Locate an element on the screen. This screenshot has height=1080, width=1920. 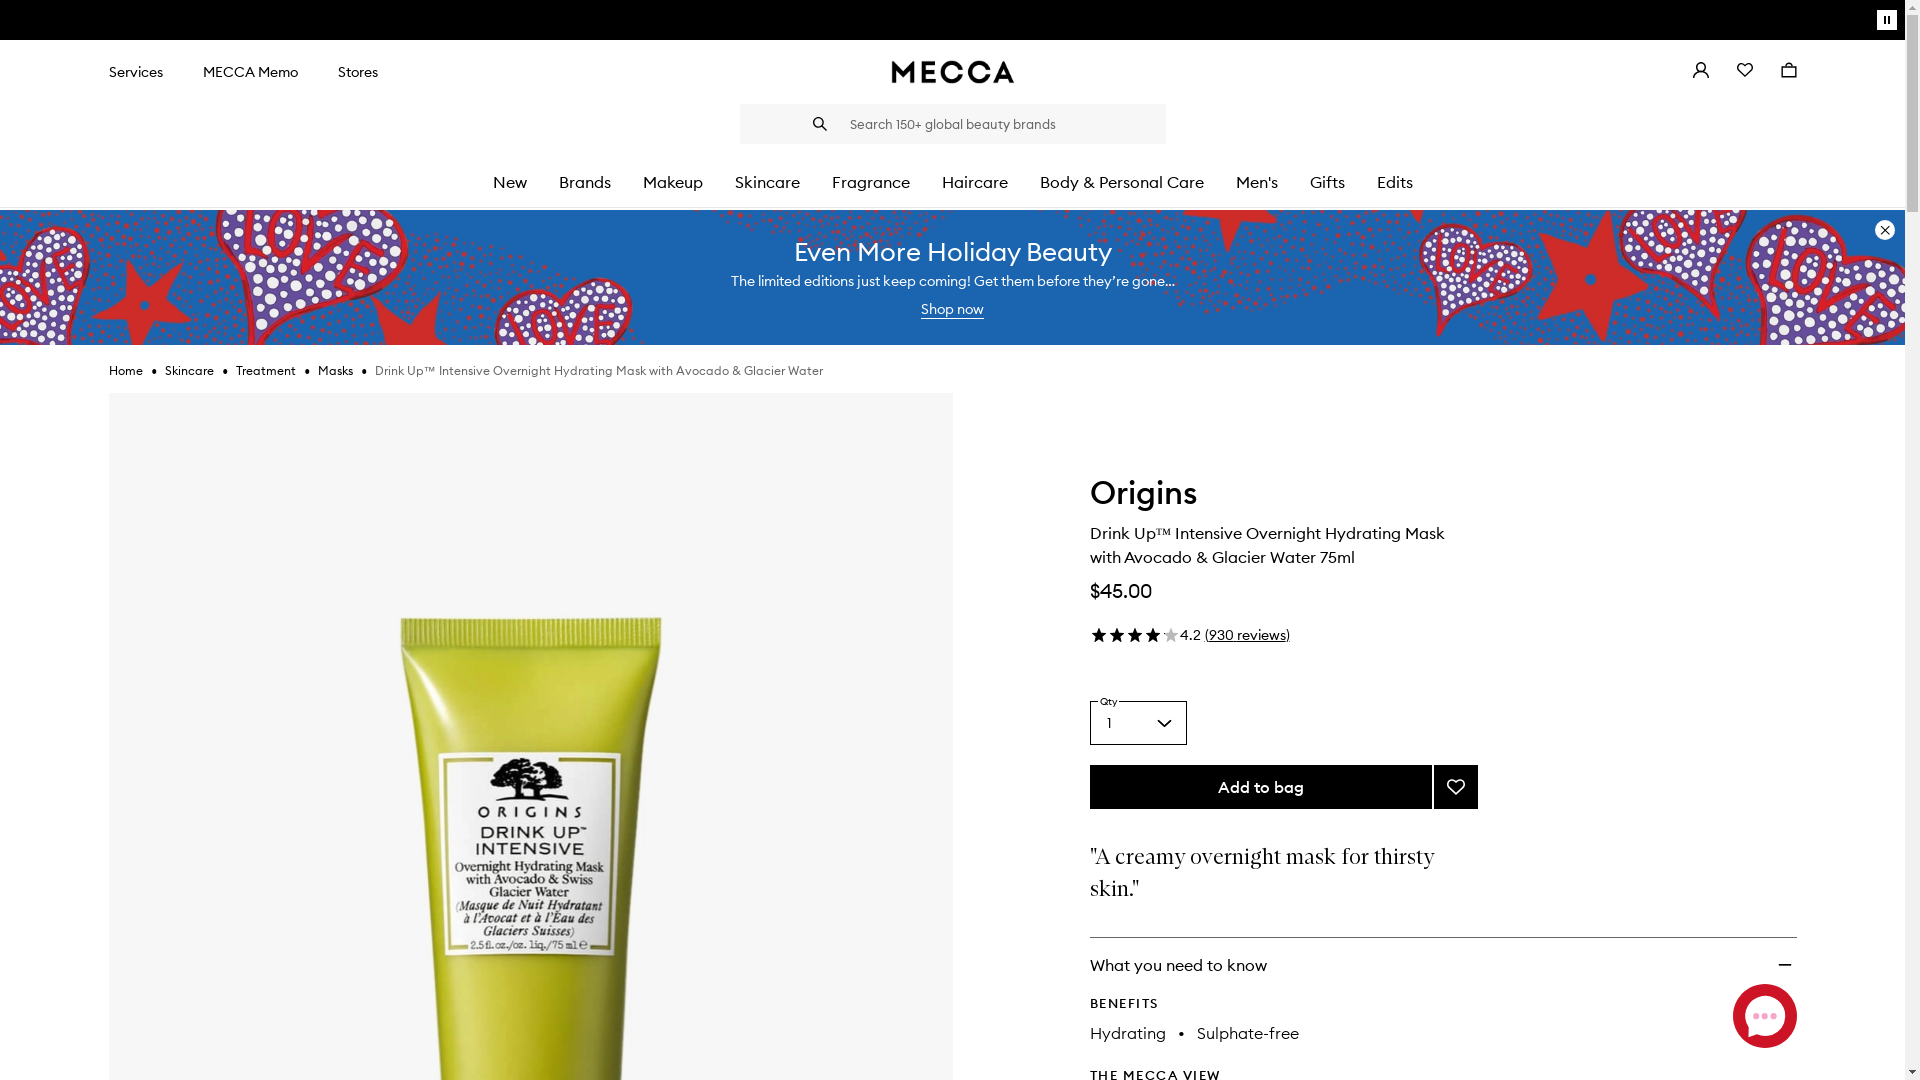
'Chat with us' is located at coordinates (1731, 1015).